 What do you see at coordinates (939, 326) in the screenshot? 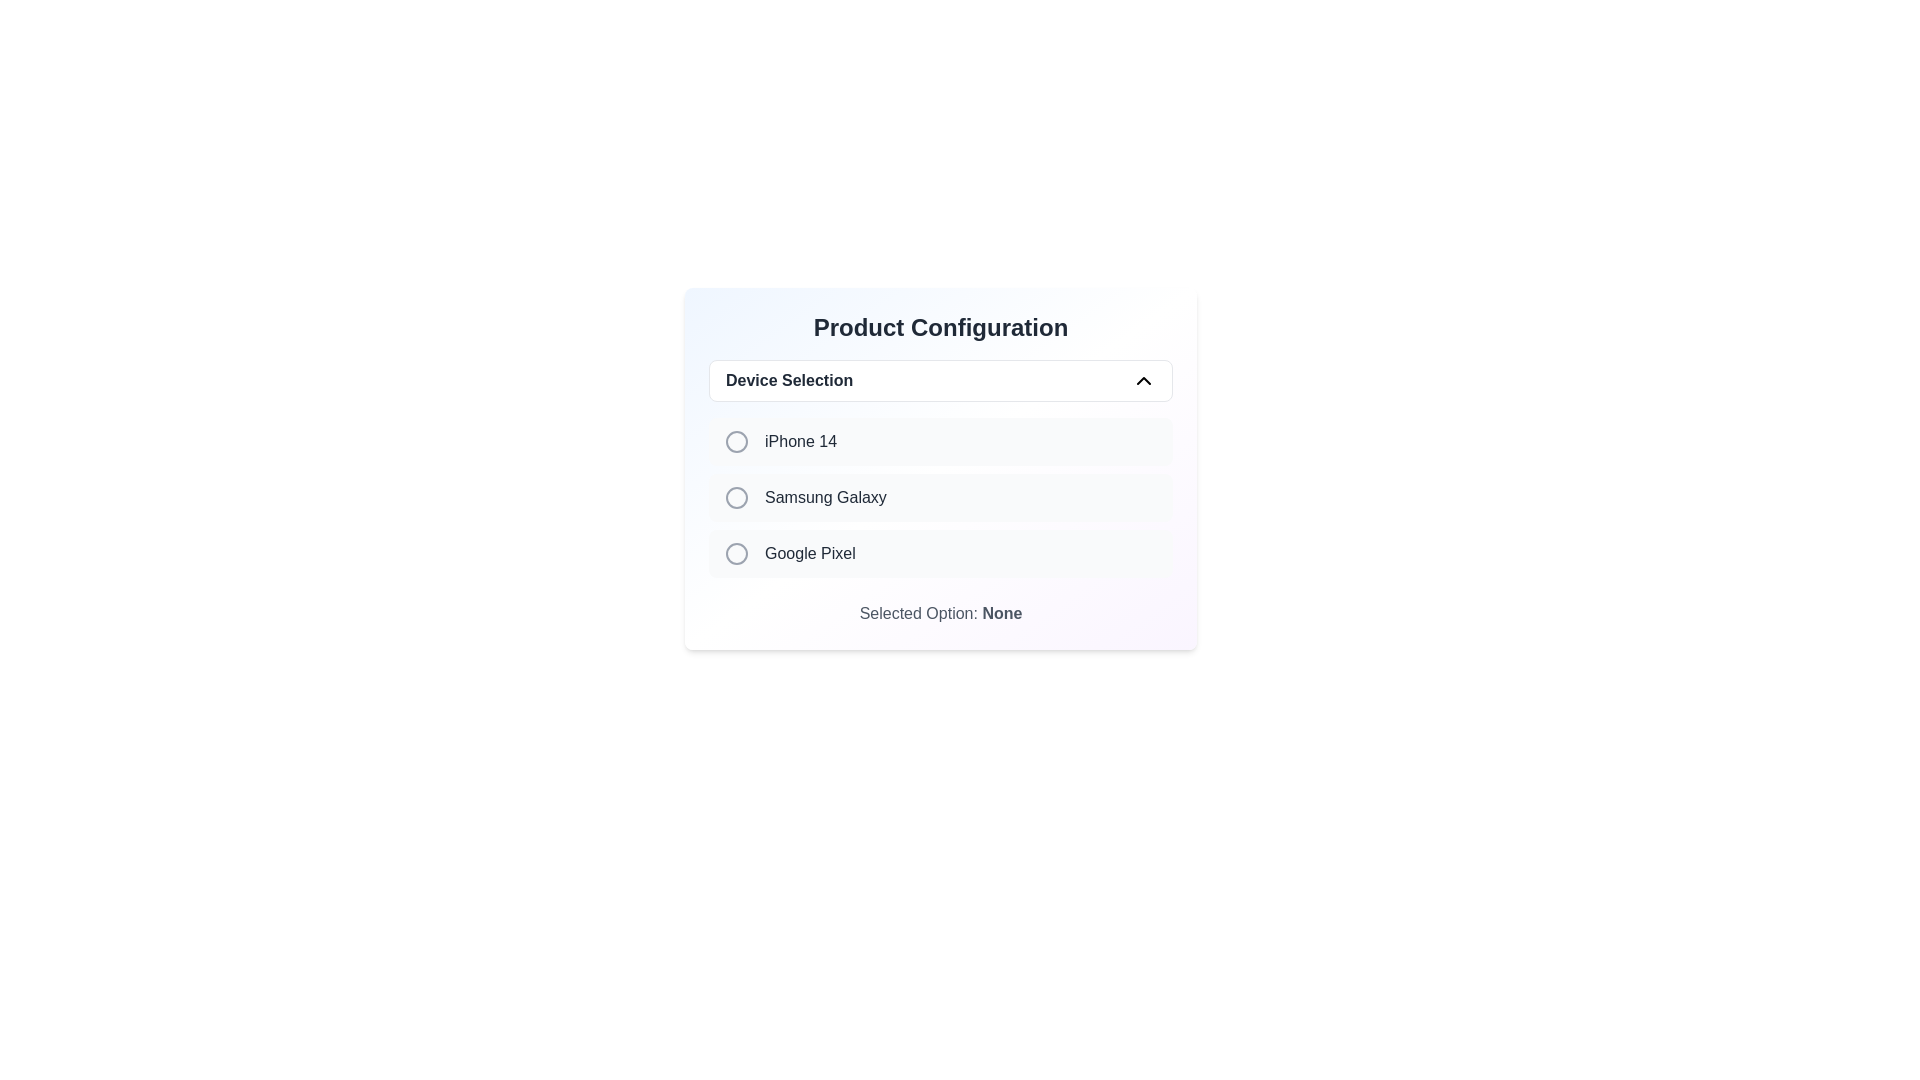
I see `the title or heading element located at the top of the card-styled component, which describes the purpose of the interface below it` at bounding box center [939, 326].